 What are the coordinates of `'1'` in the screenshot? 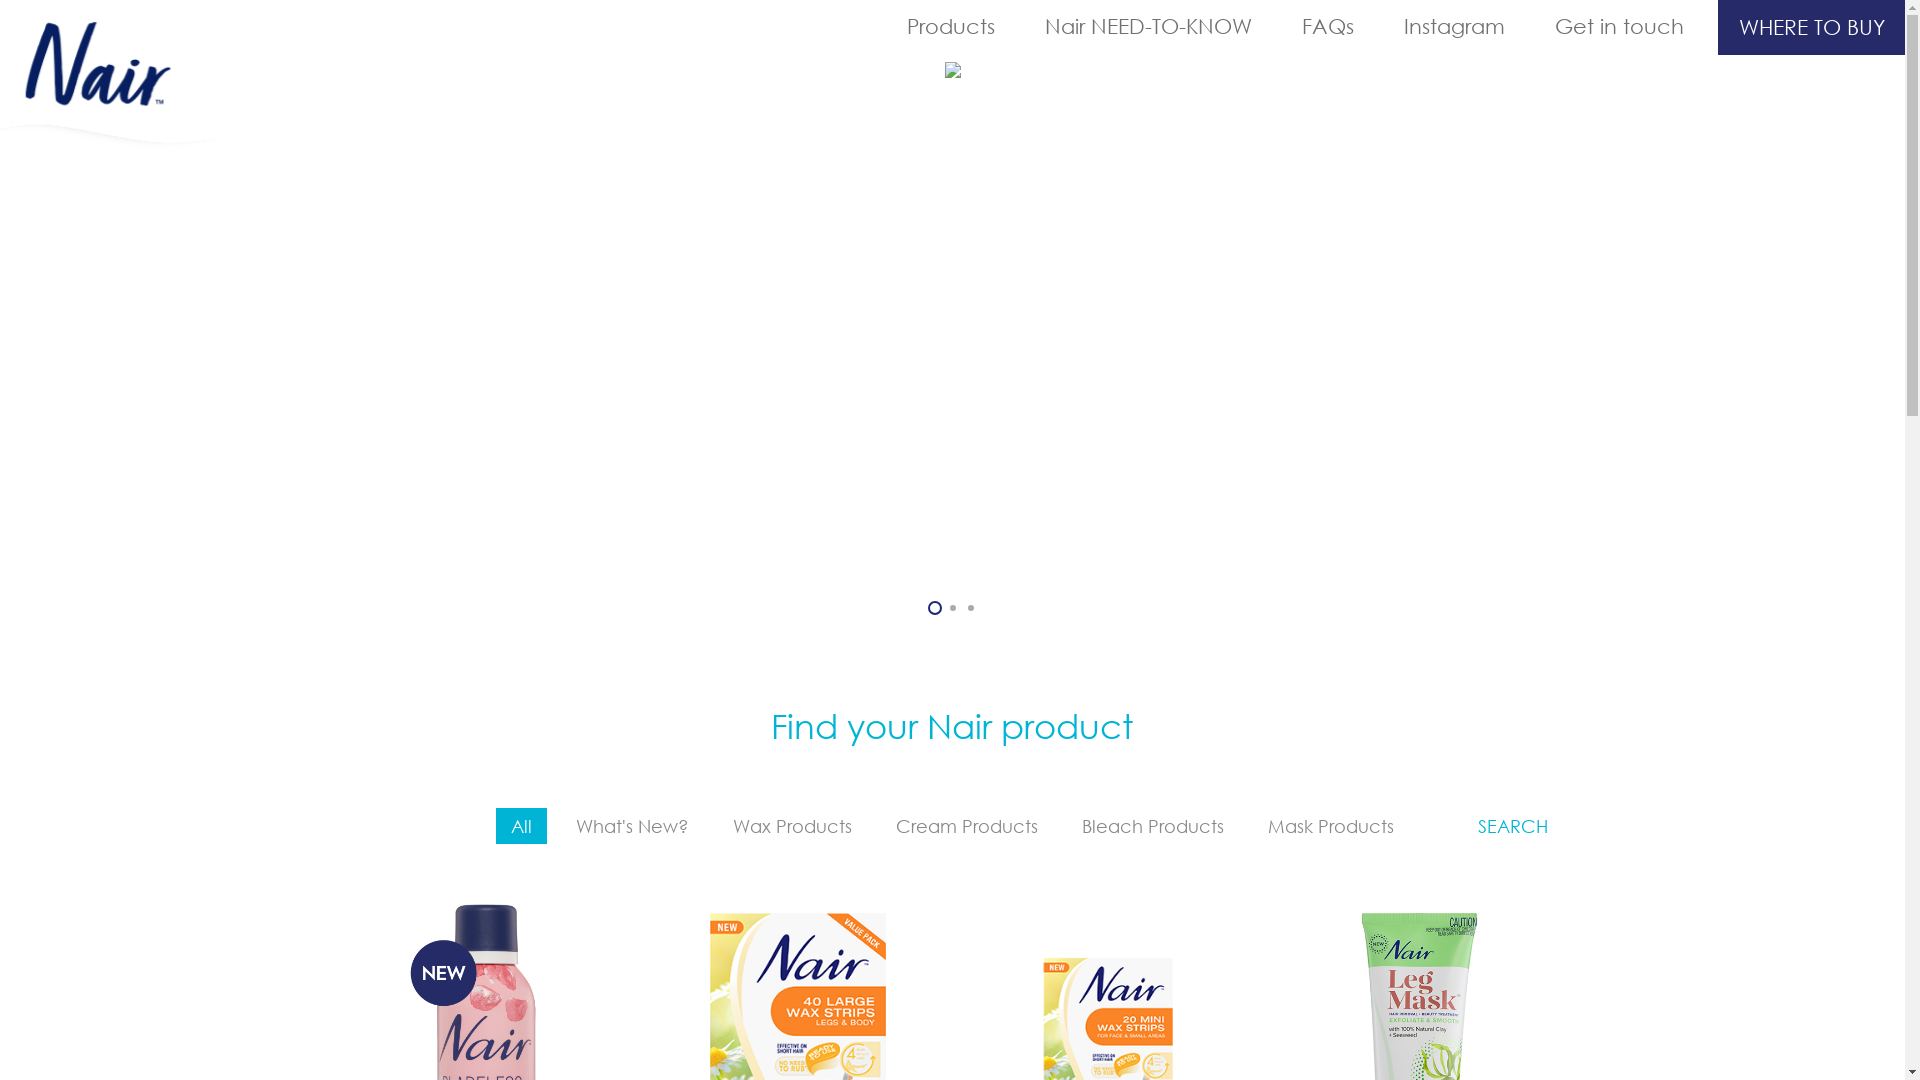 It's located at (934, 607).